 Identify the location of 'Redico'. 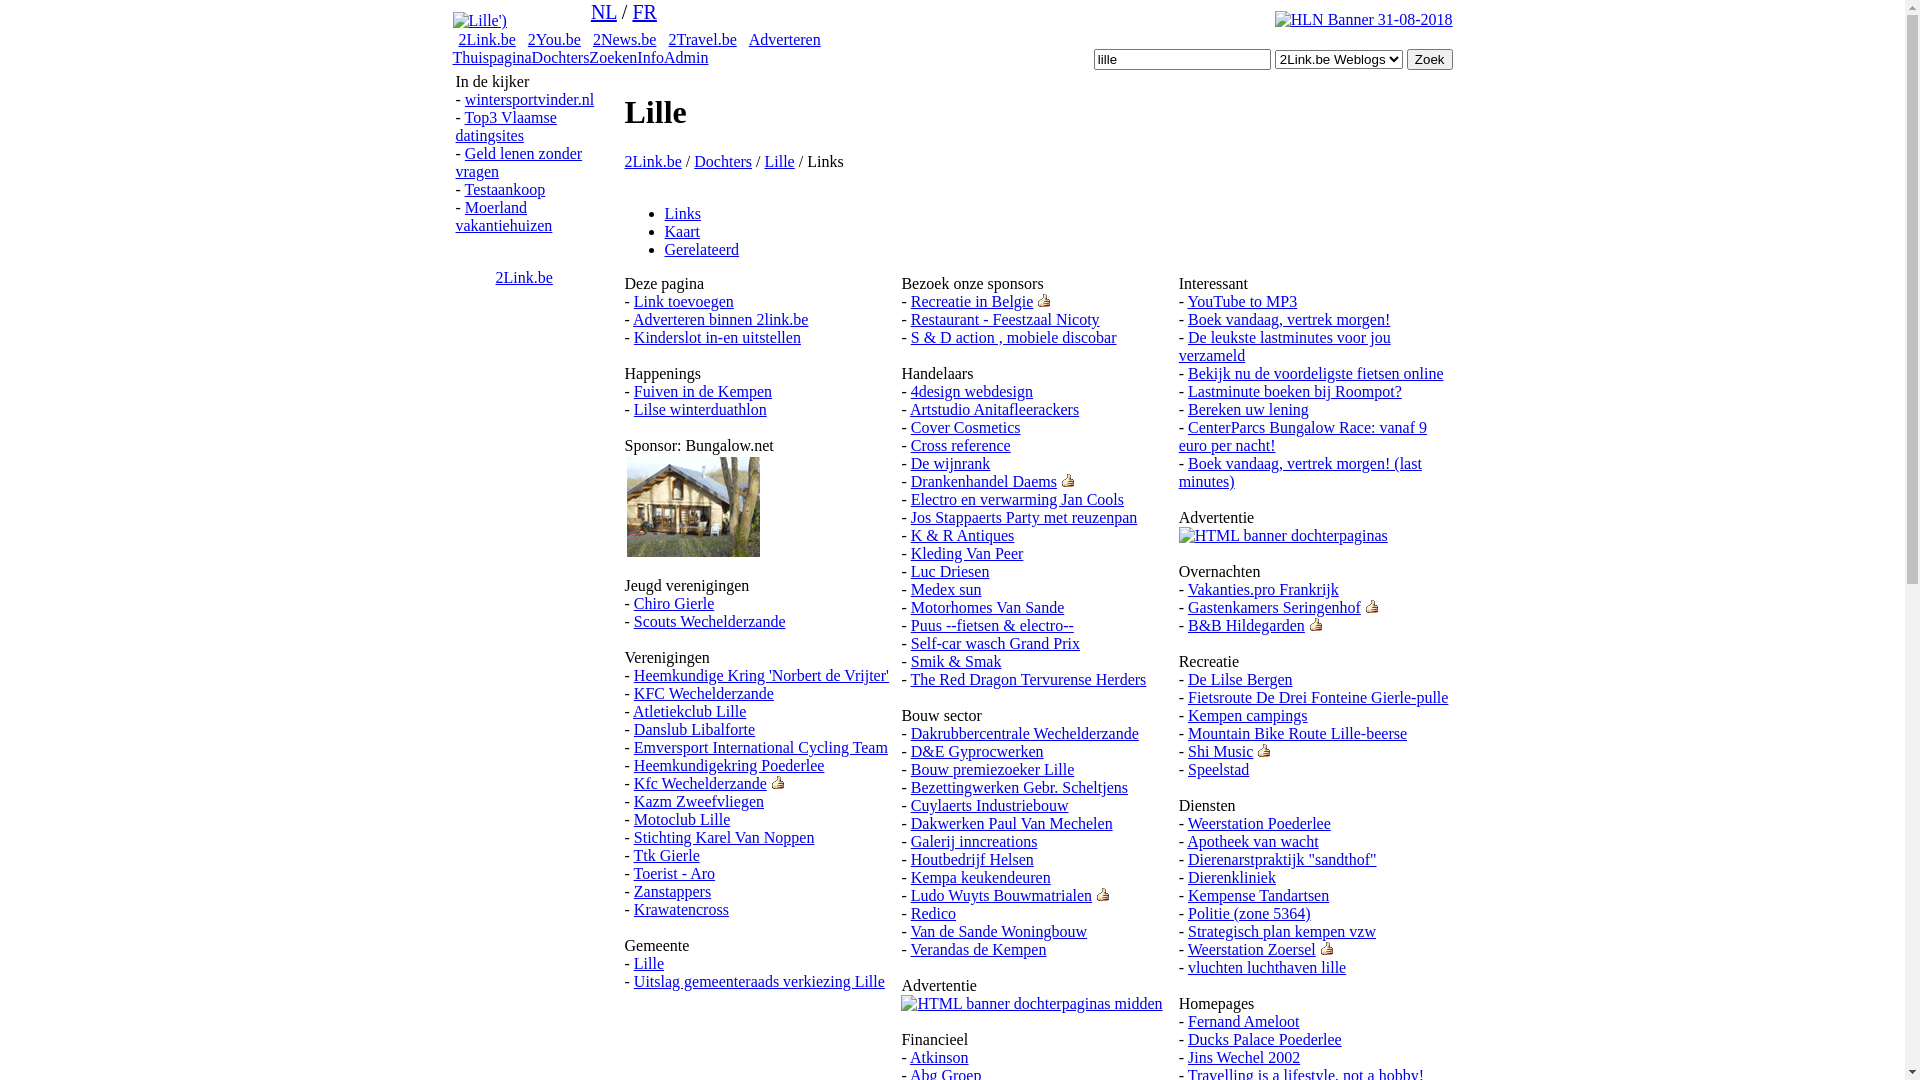
(932, 913).